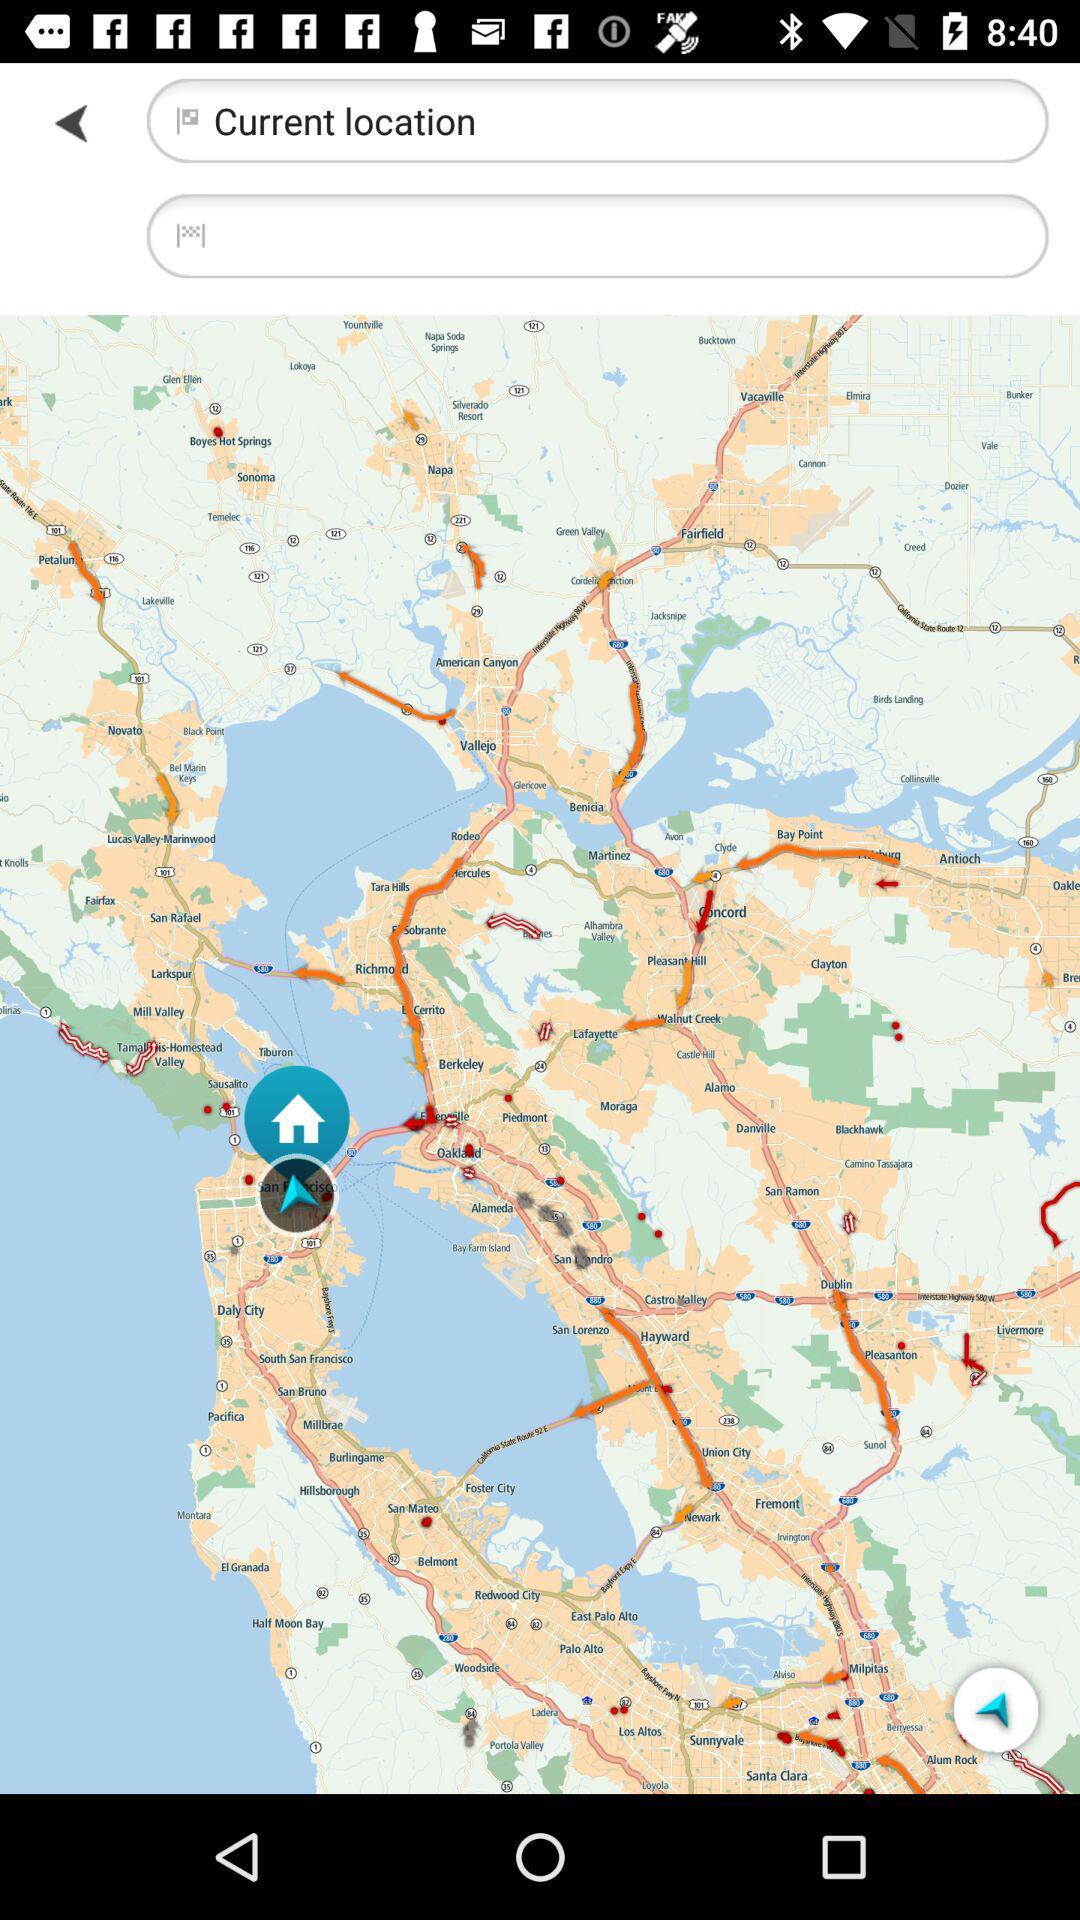 The width and height of the screenshot is (1080, 1920). What do you see at coordinates (72, 121) in the screenshot?
I see `go back` at bounding box center [72, 121].